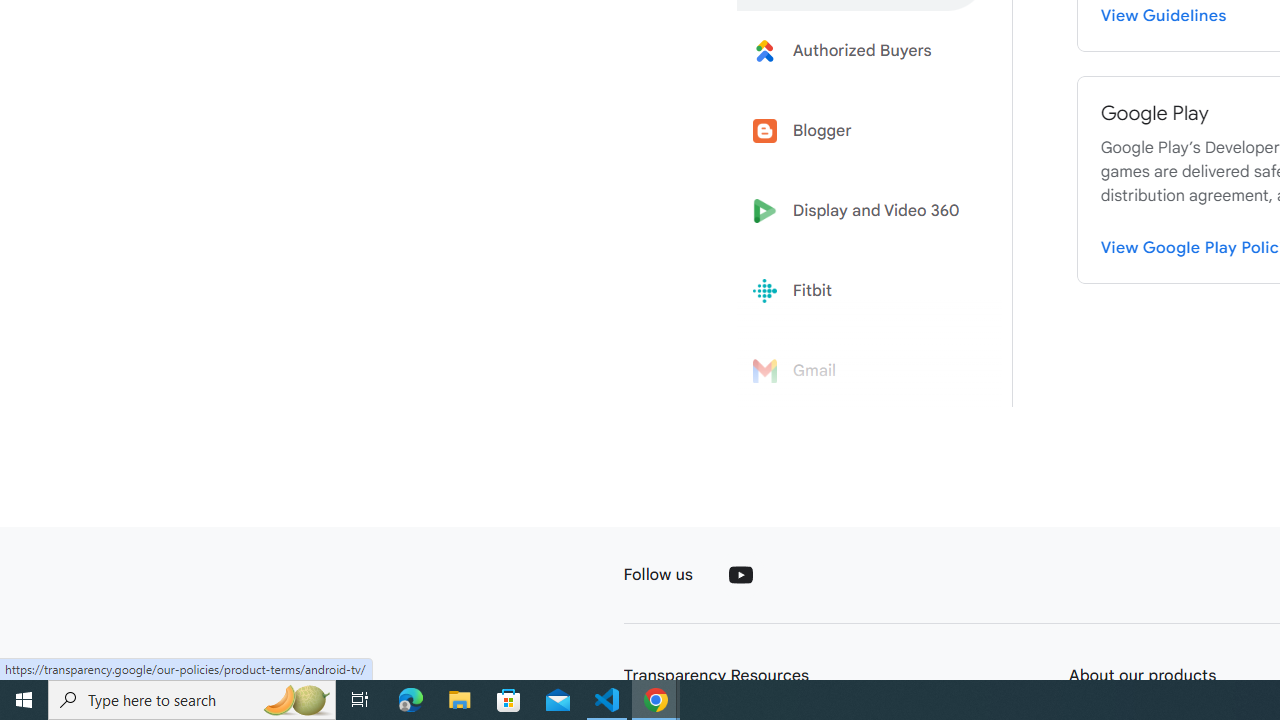  Describe the element at coordinates (739, 574) in the screenshot. I see `'YouTube'` at that location.